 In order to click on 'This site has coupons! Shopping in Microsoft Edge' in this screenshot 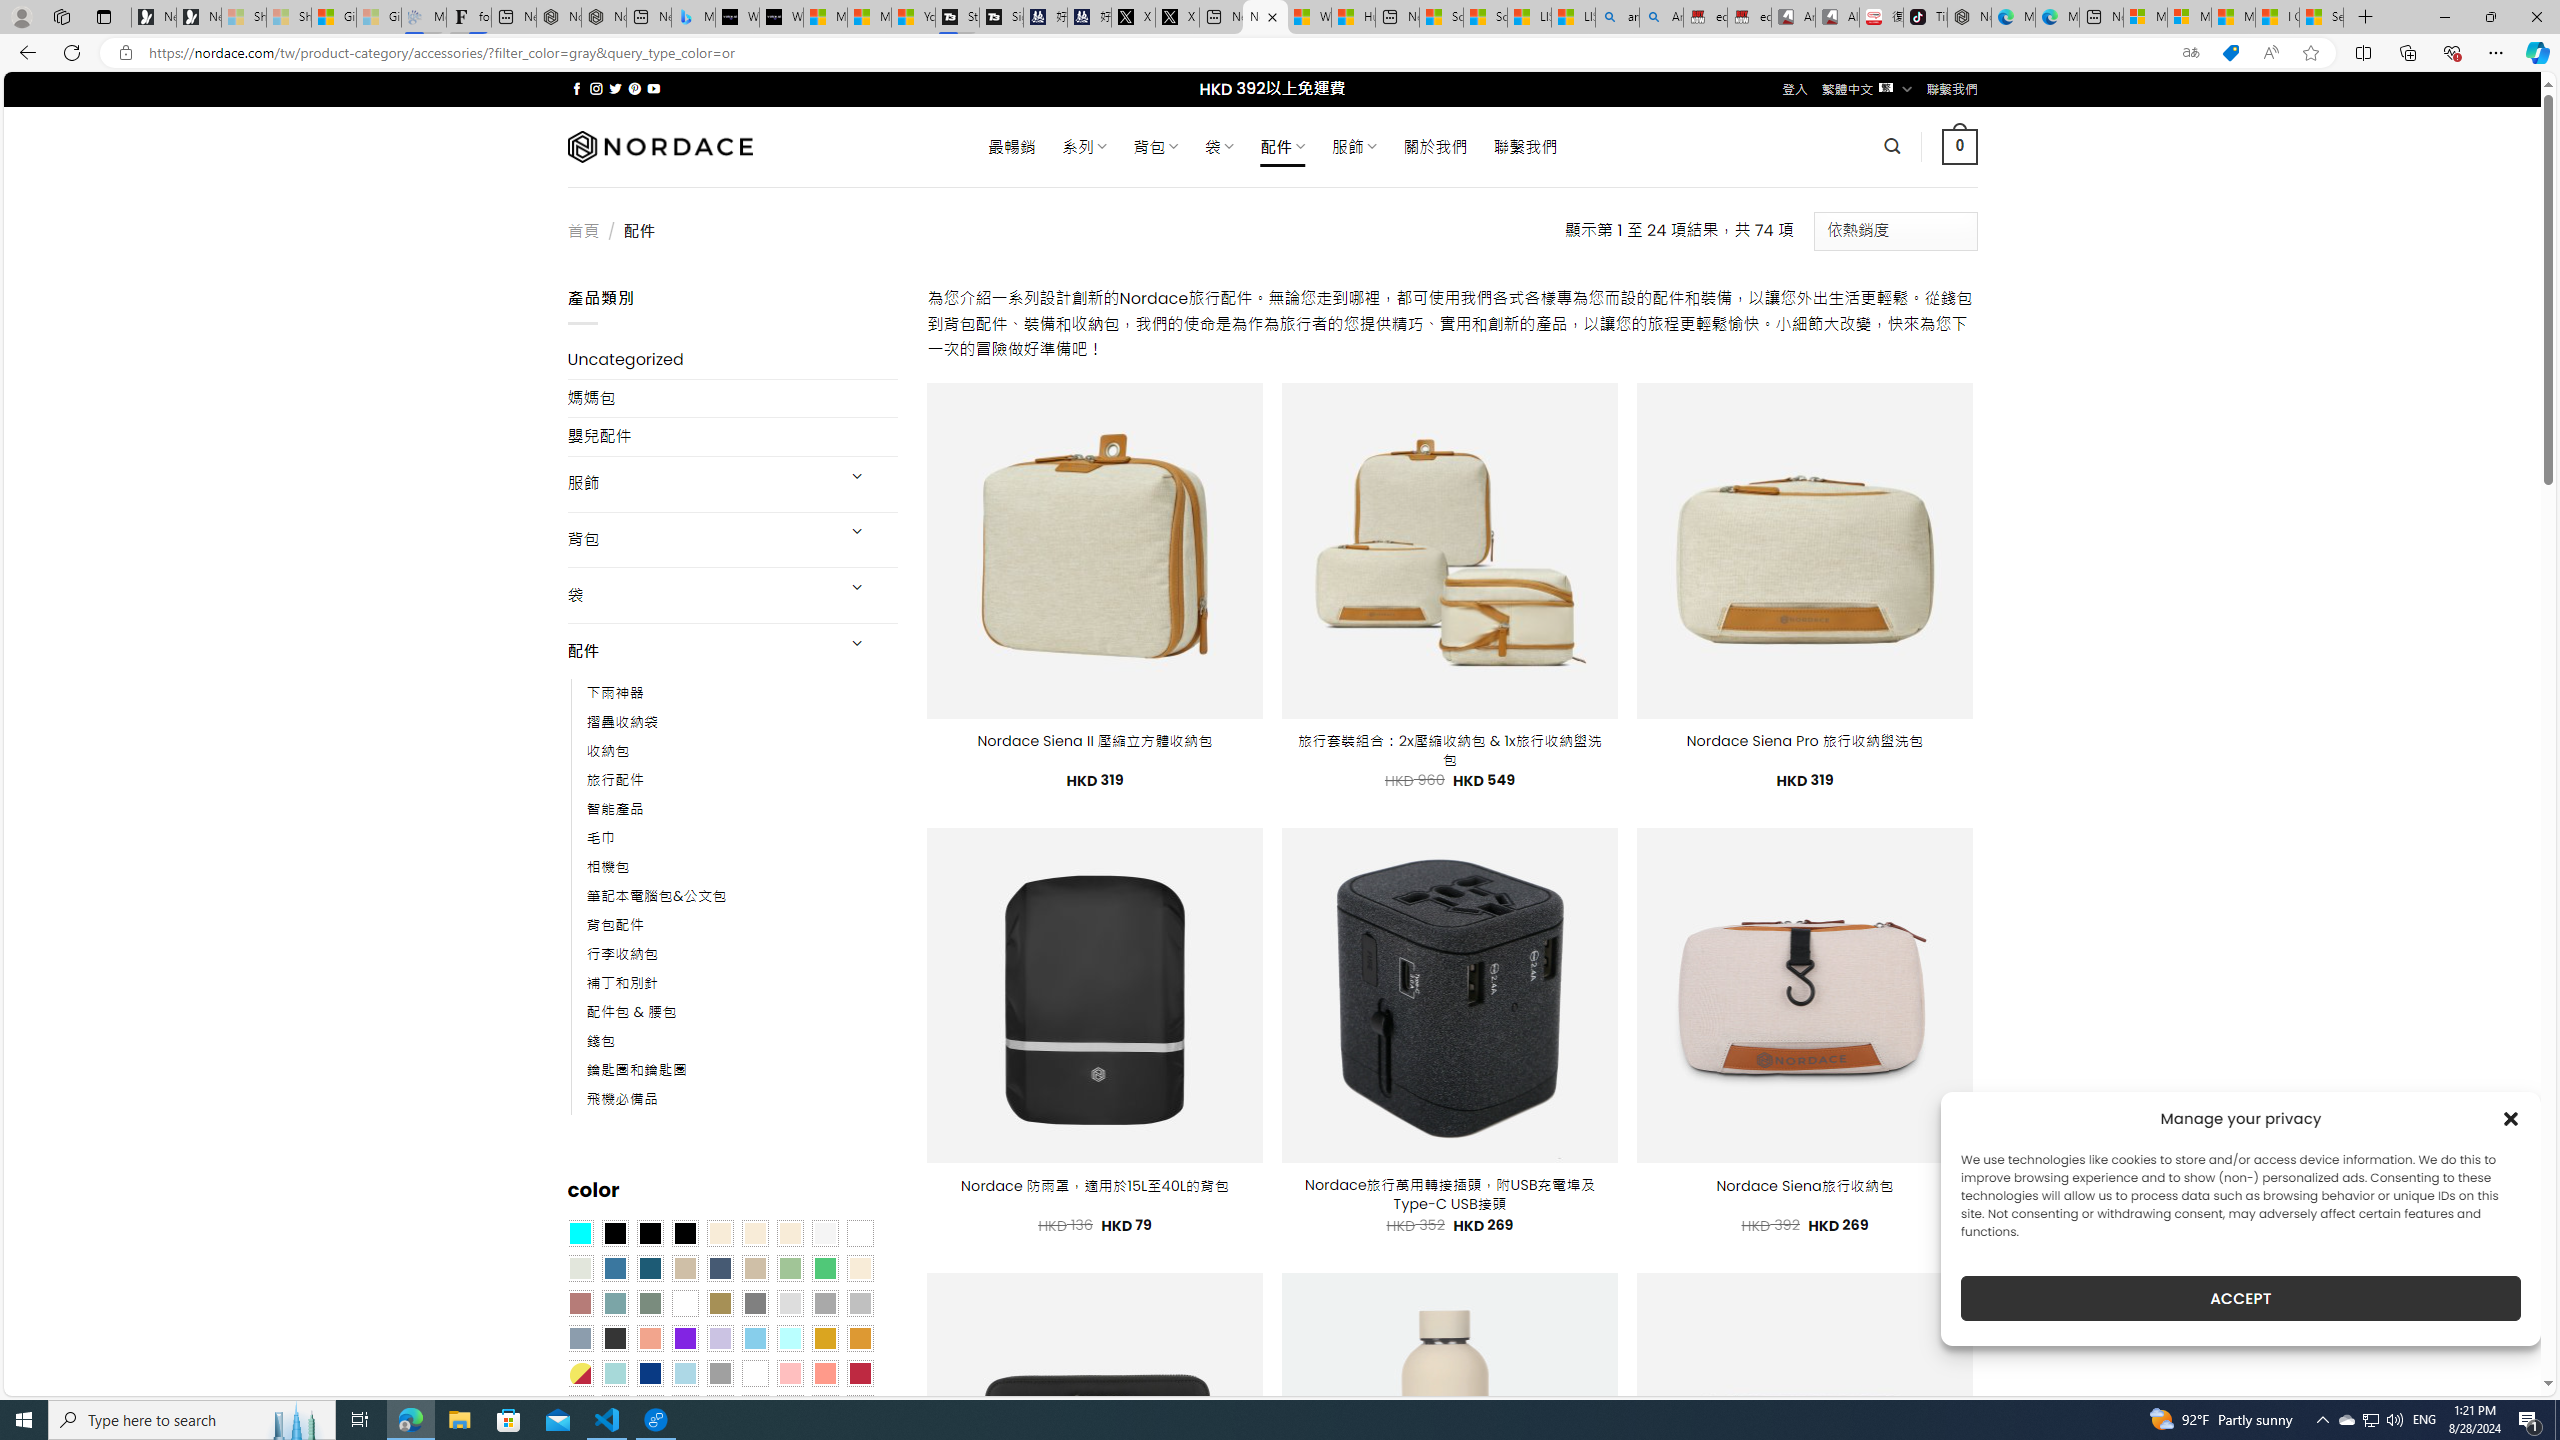, I will do `click(2230, 53)`.